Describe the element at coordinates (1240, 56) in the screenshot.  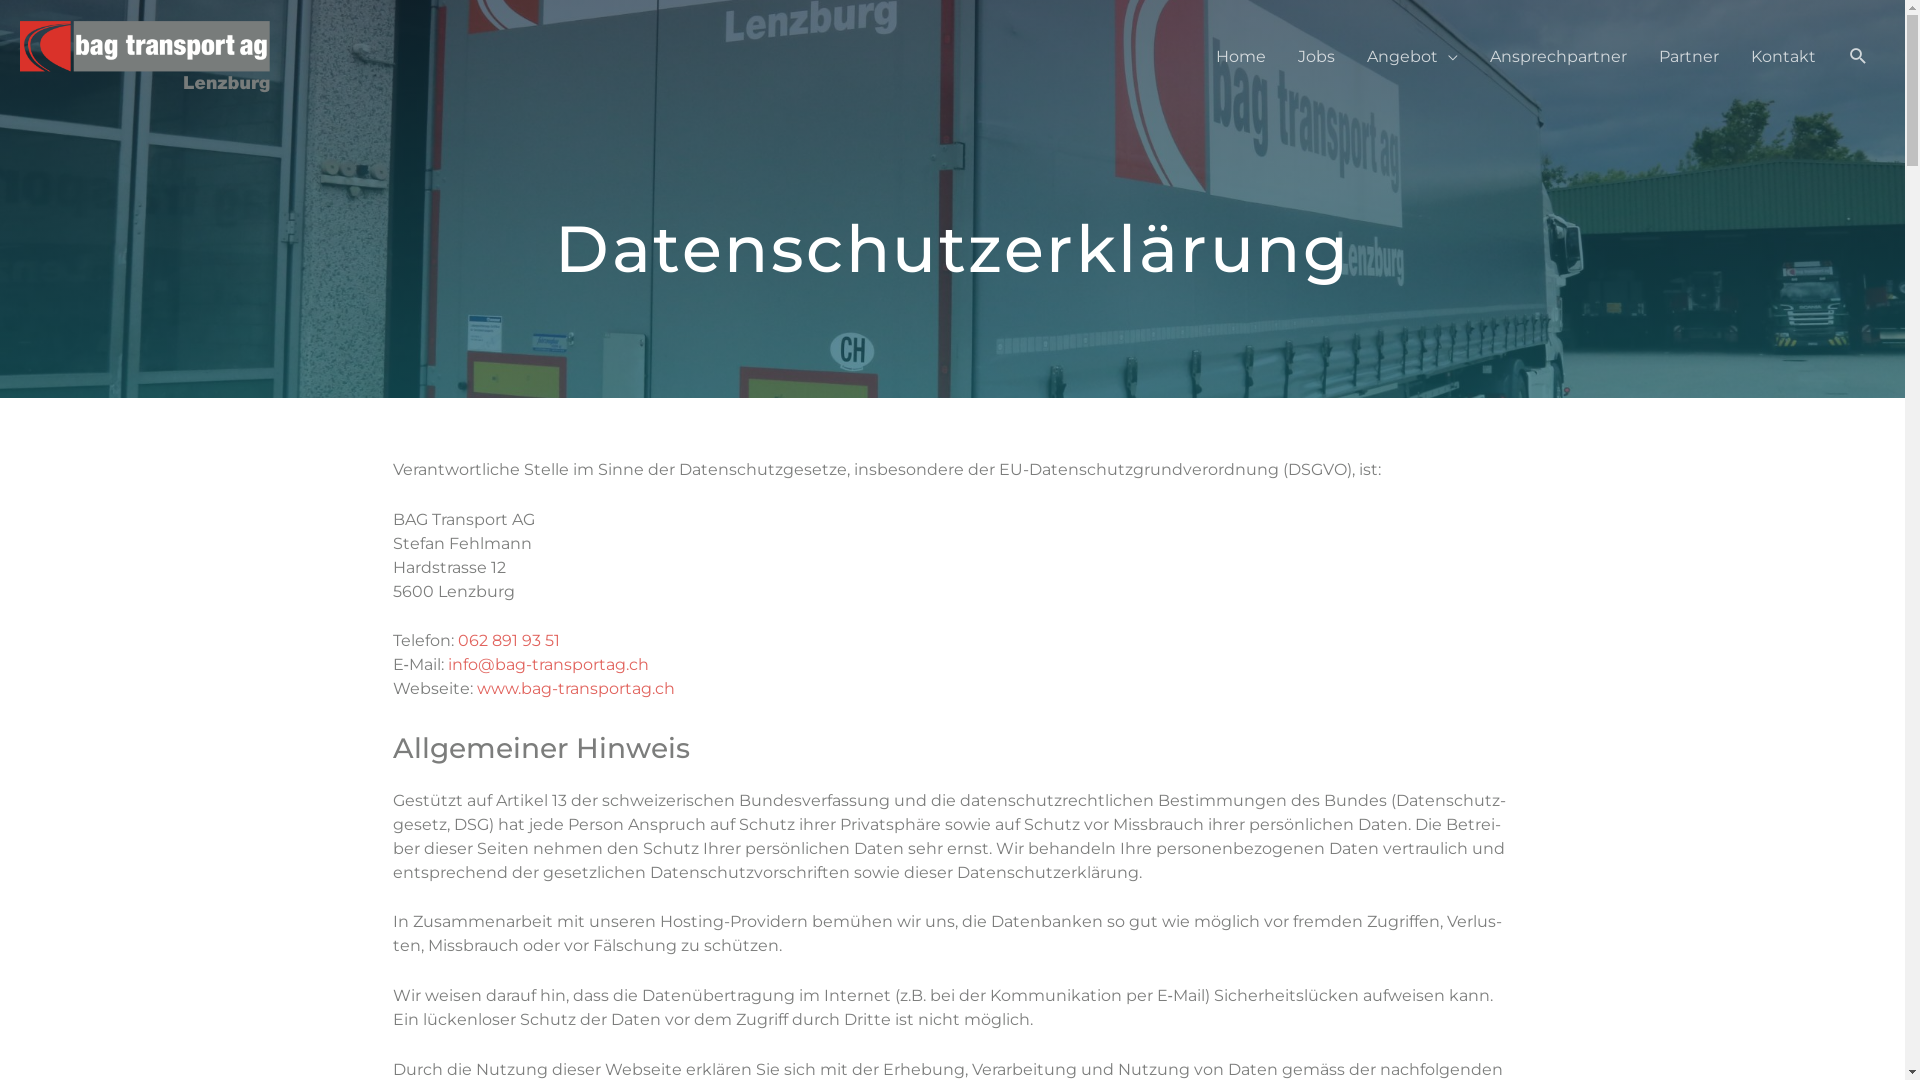
I see `'Home'` at that location.